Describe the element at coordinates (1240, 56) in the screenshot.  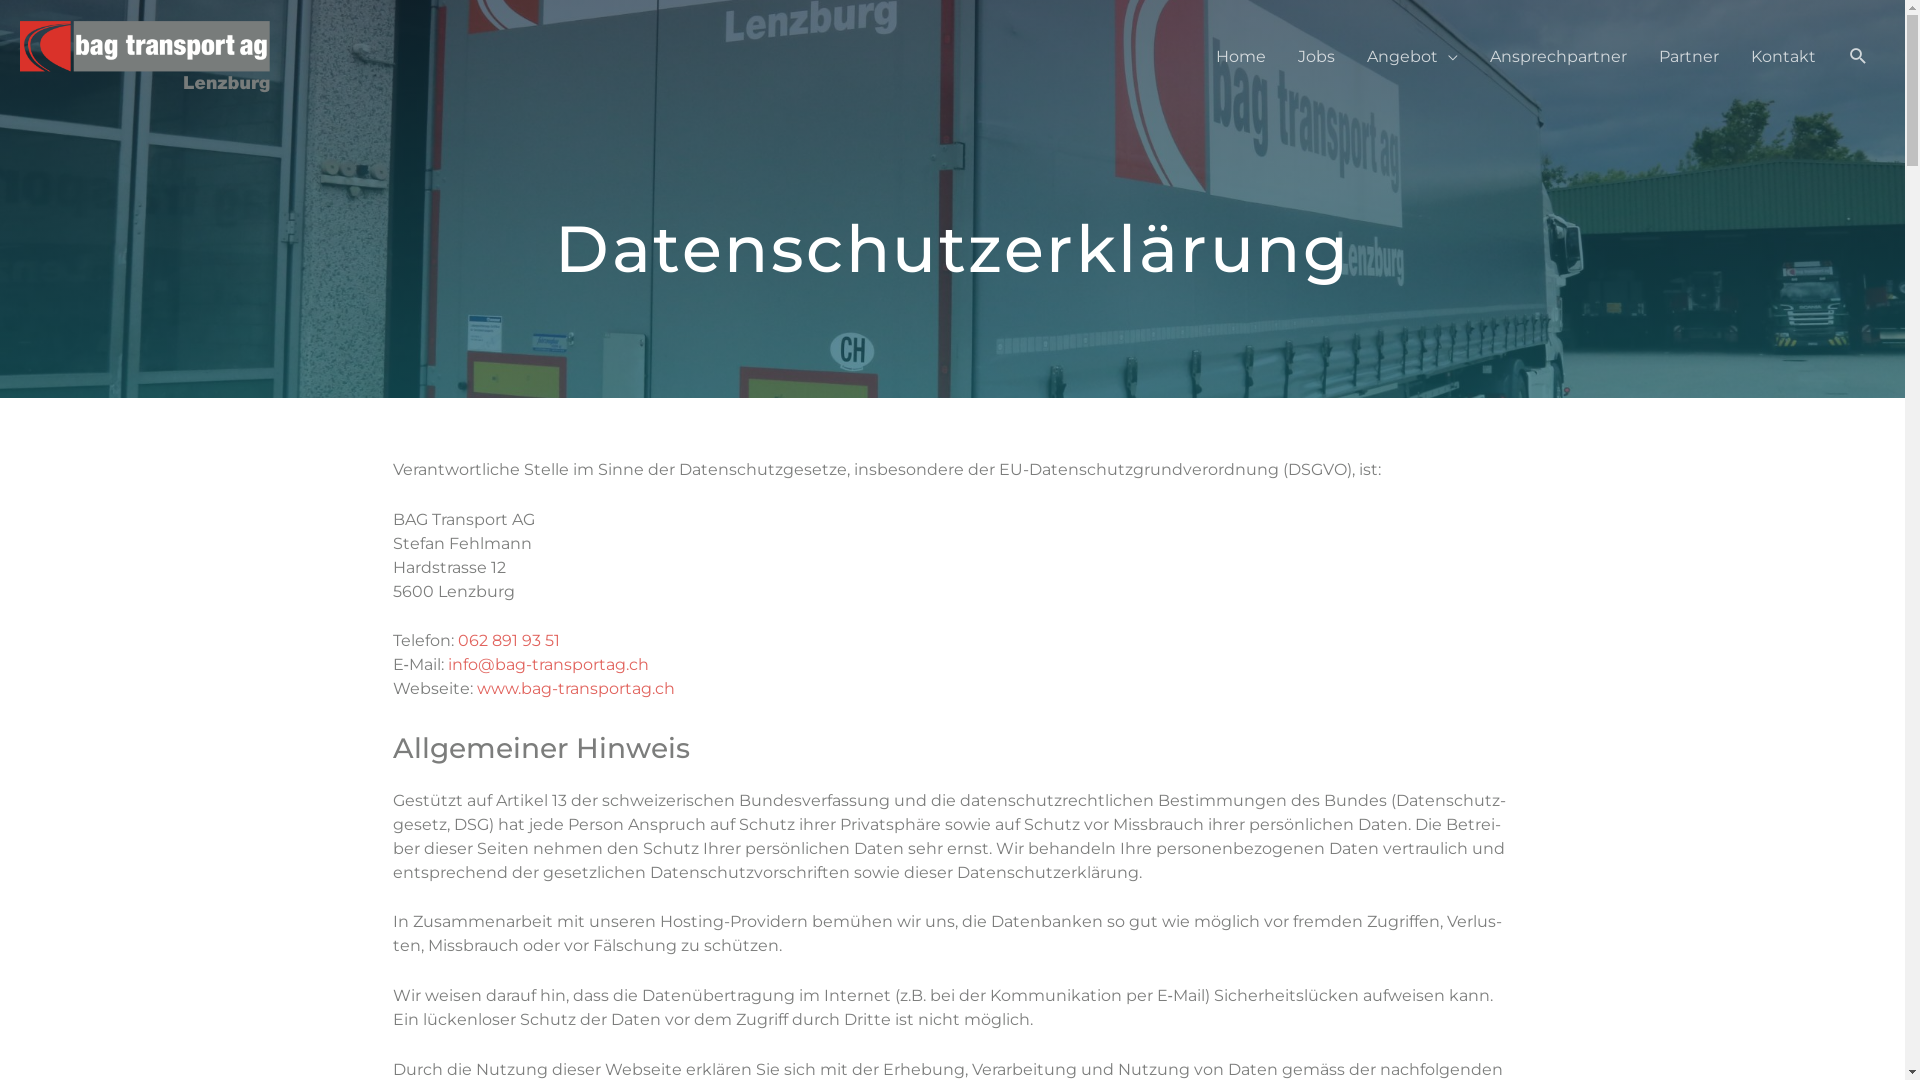
I see `'Home'` at that location.